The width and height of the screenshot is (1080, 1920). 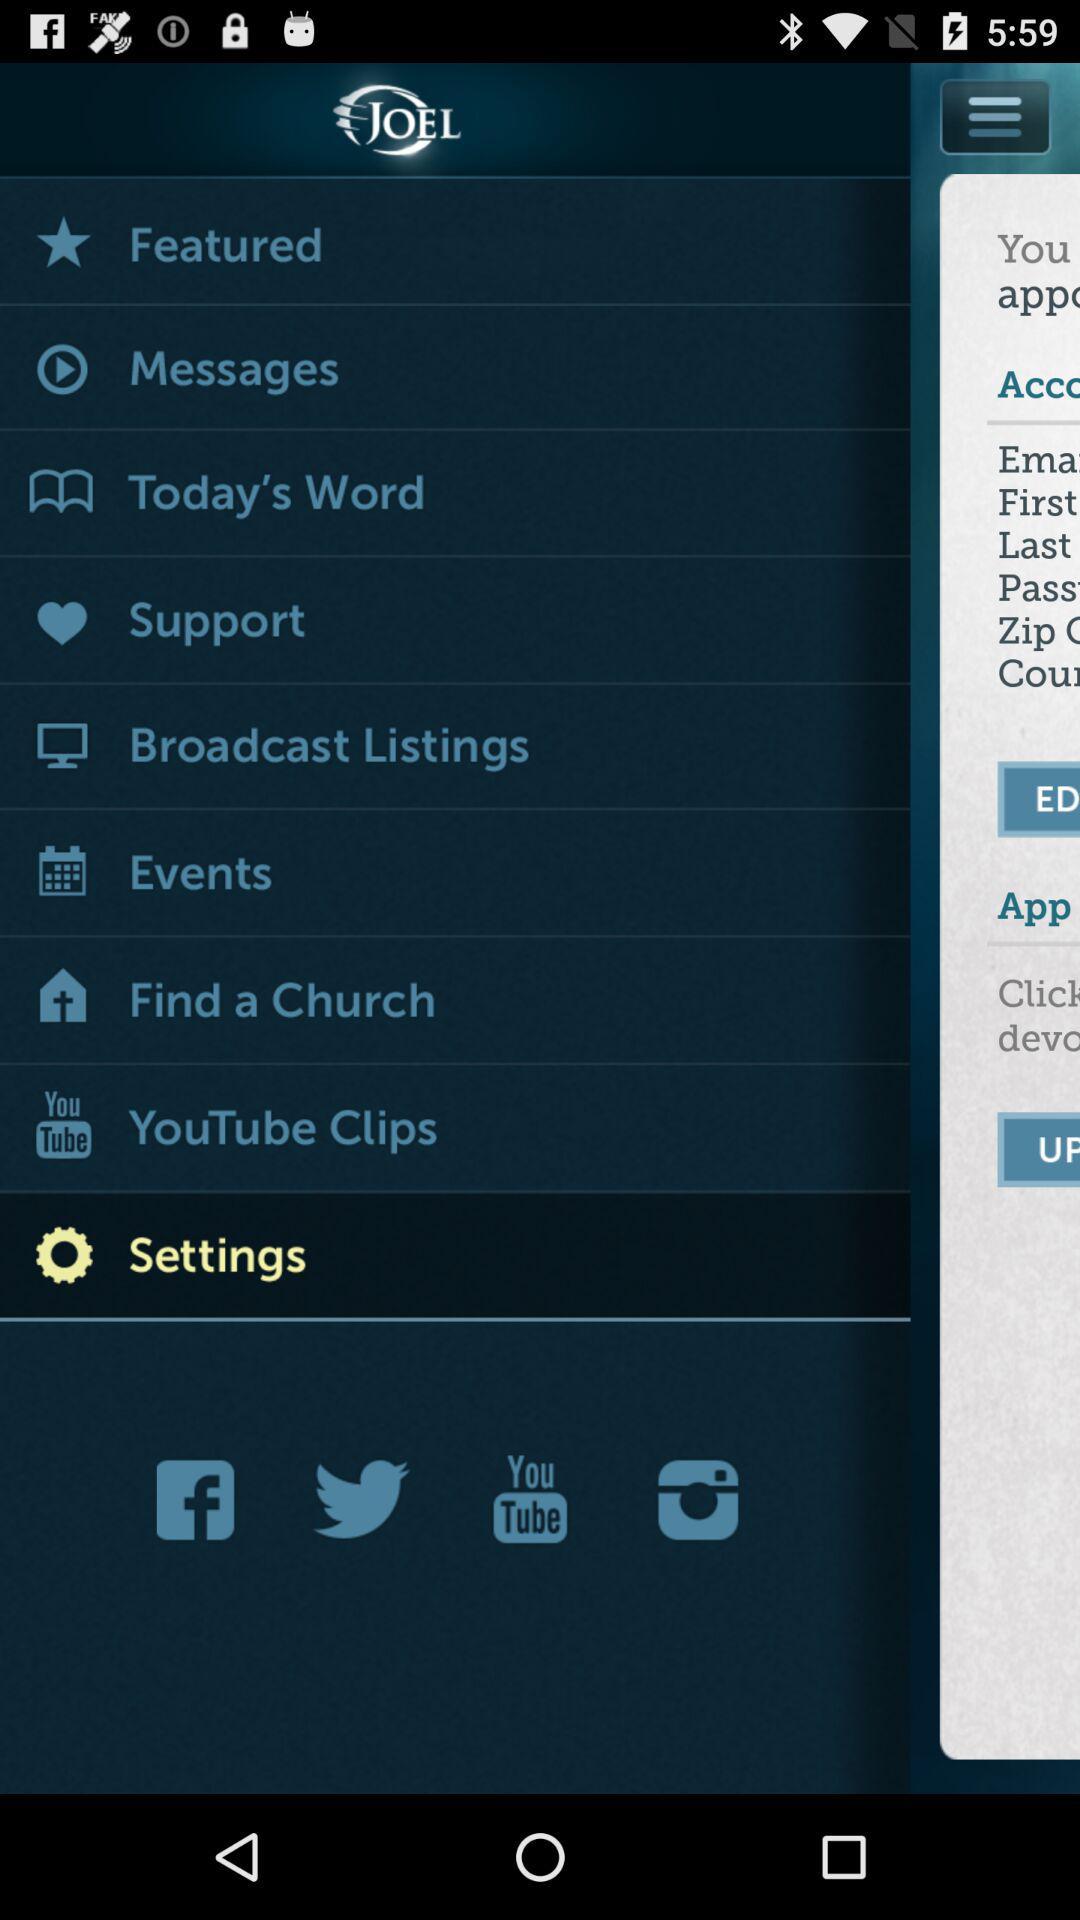 What do you see at coordinates (455, 241) in the screenshot?
I see `special events` at bounding box center [455, 241].